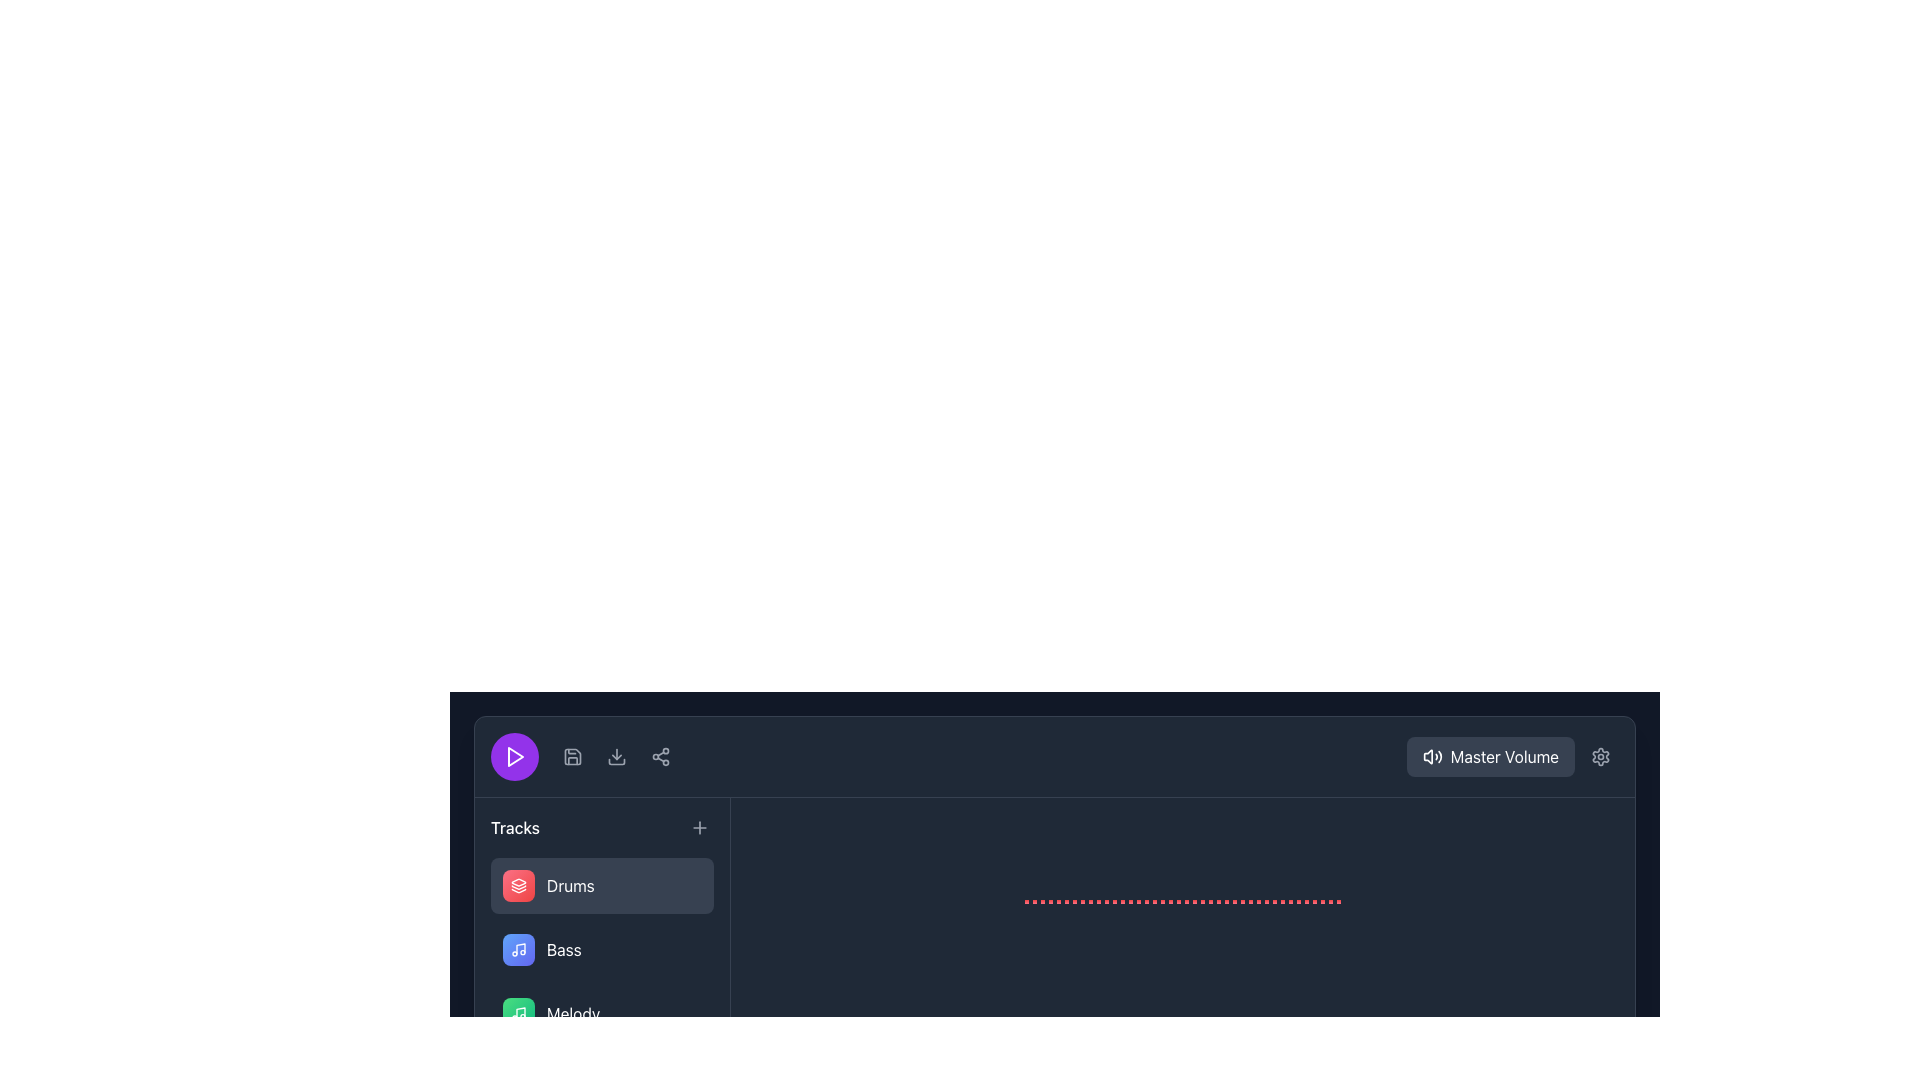  What do you see at coordinates (616, 756) in the screenshot?
I see `the download icon in the toolbar section, located centrally at the top` at bounding box center [616, 756].